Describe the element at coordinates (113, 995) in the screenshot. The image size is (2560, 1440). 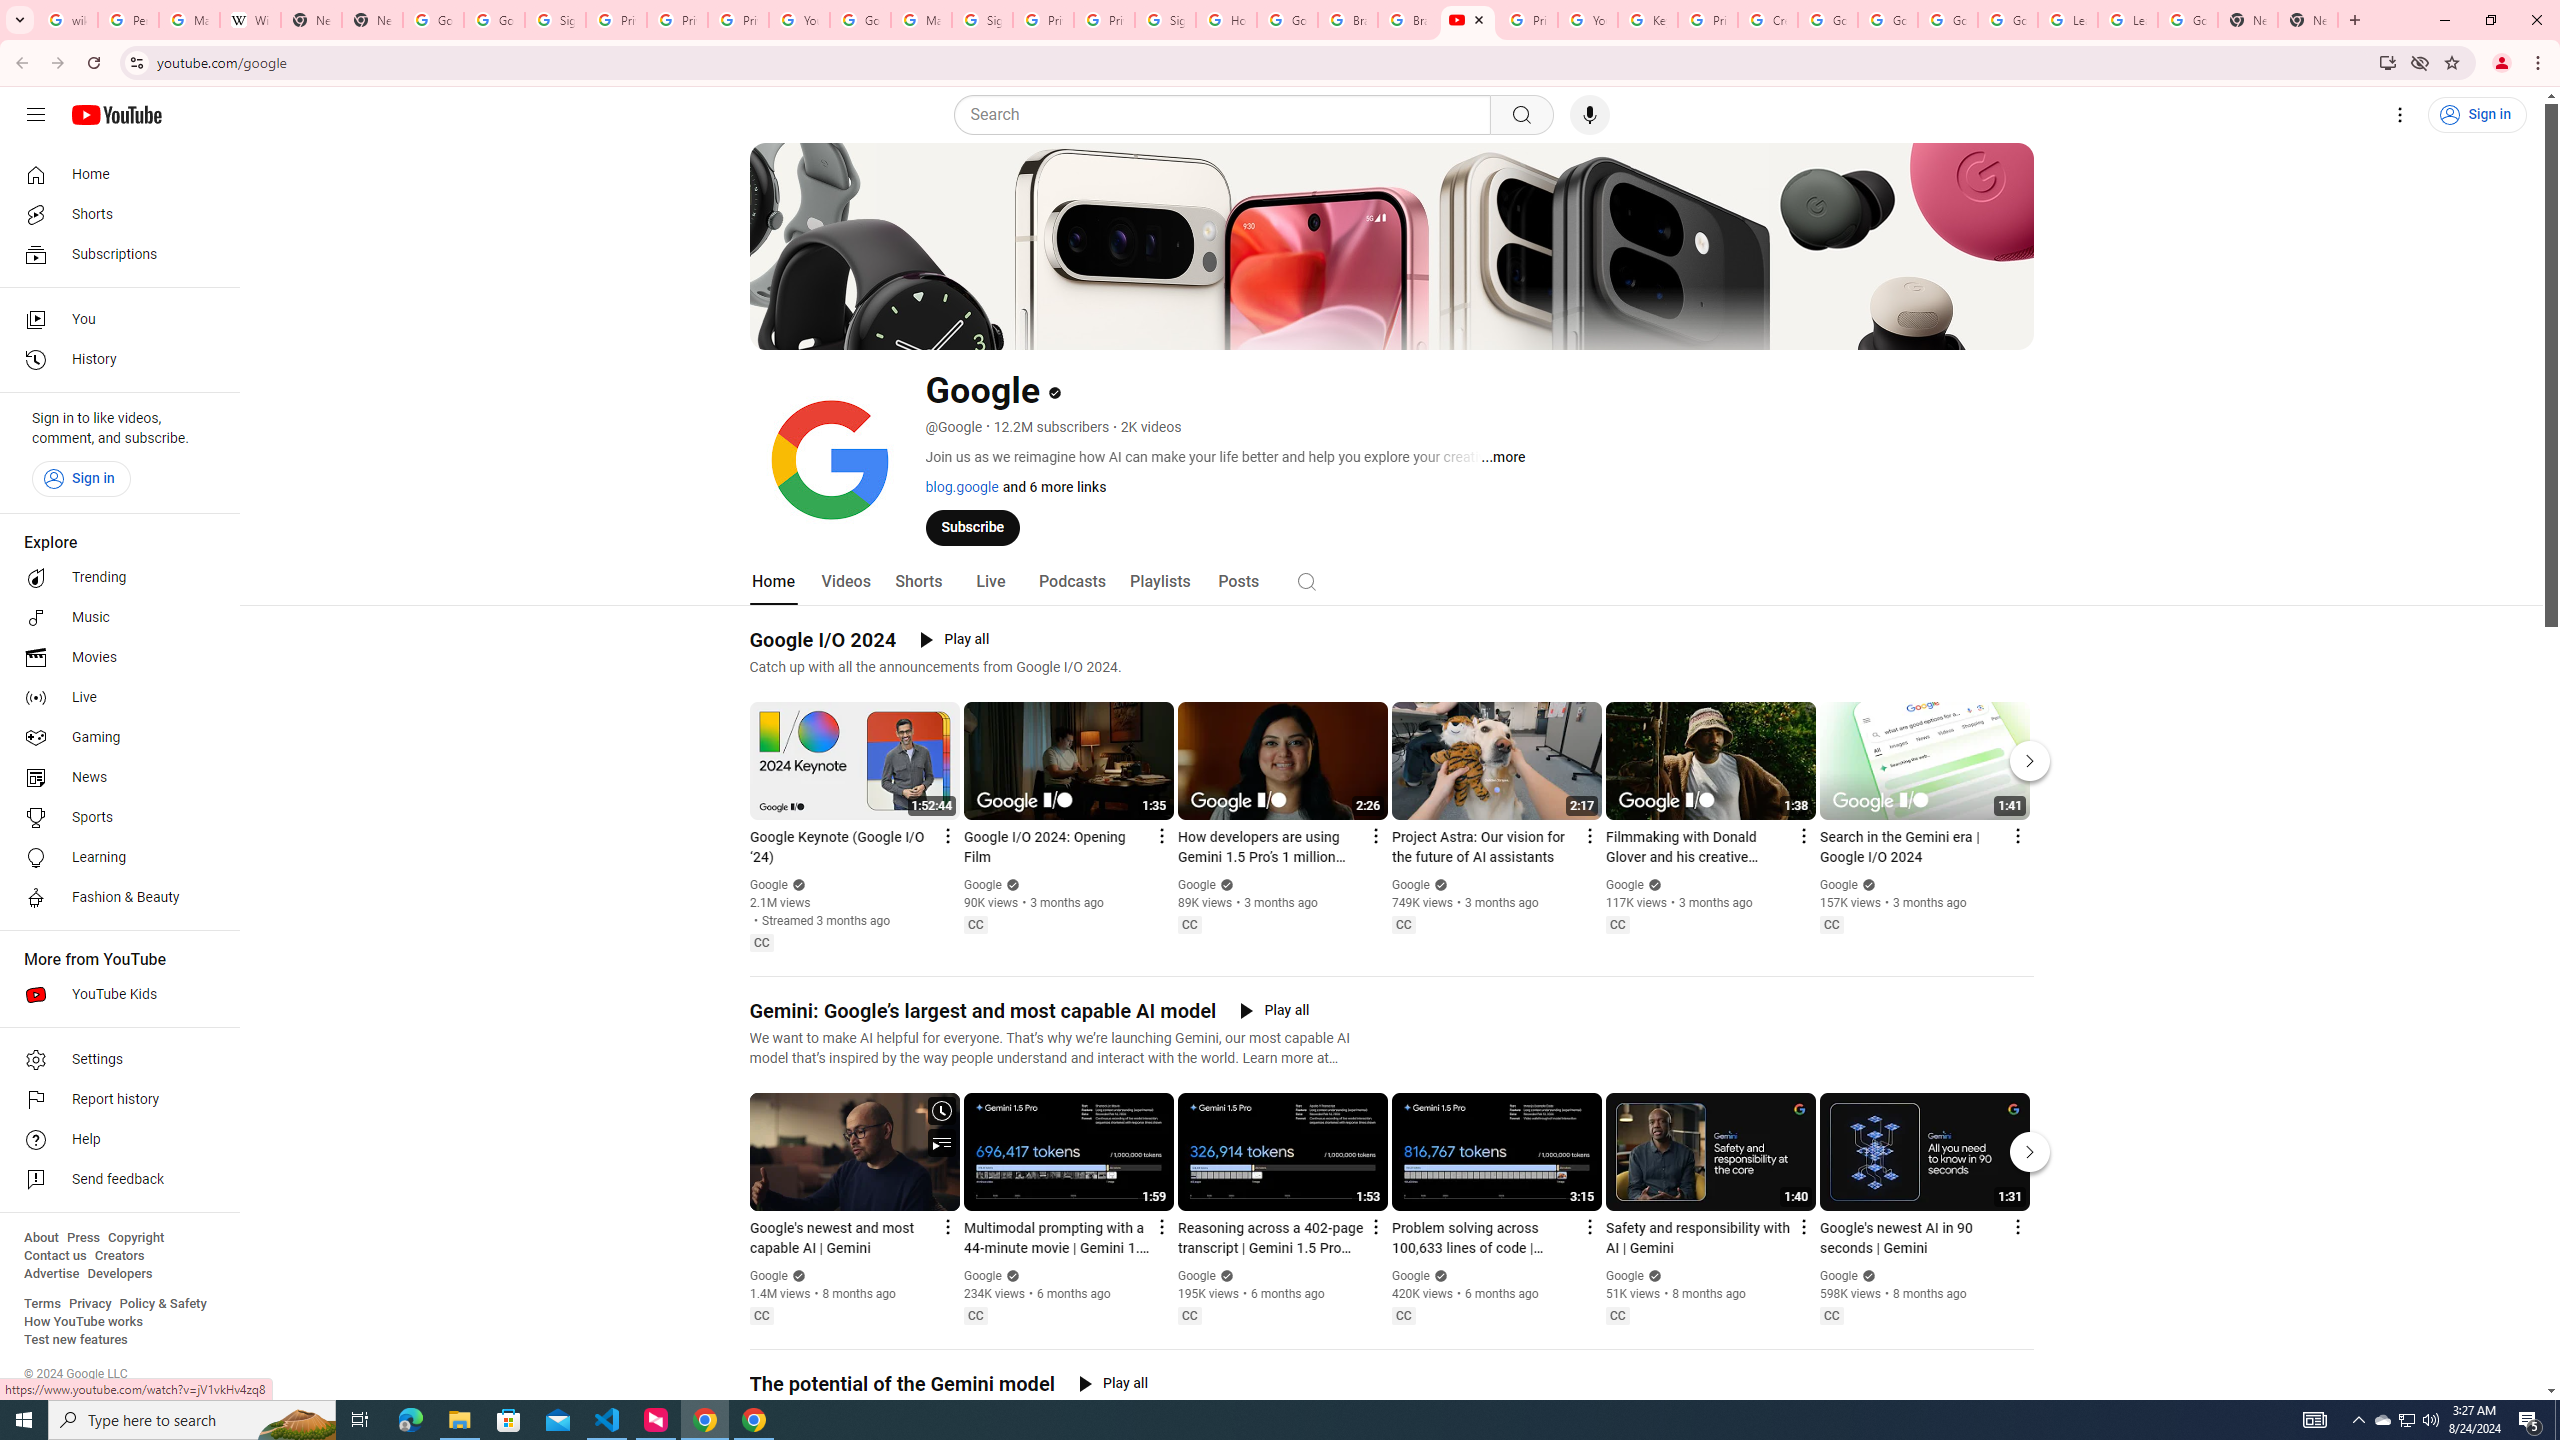
I see `'YouTube Kids'` at that location.